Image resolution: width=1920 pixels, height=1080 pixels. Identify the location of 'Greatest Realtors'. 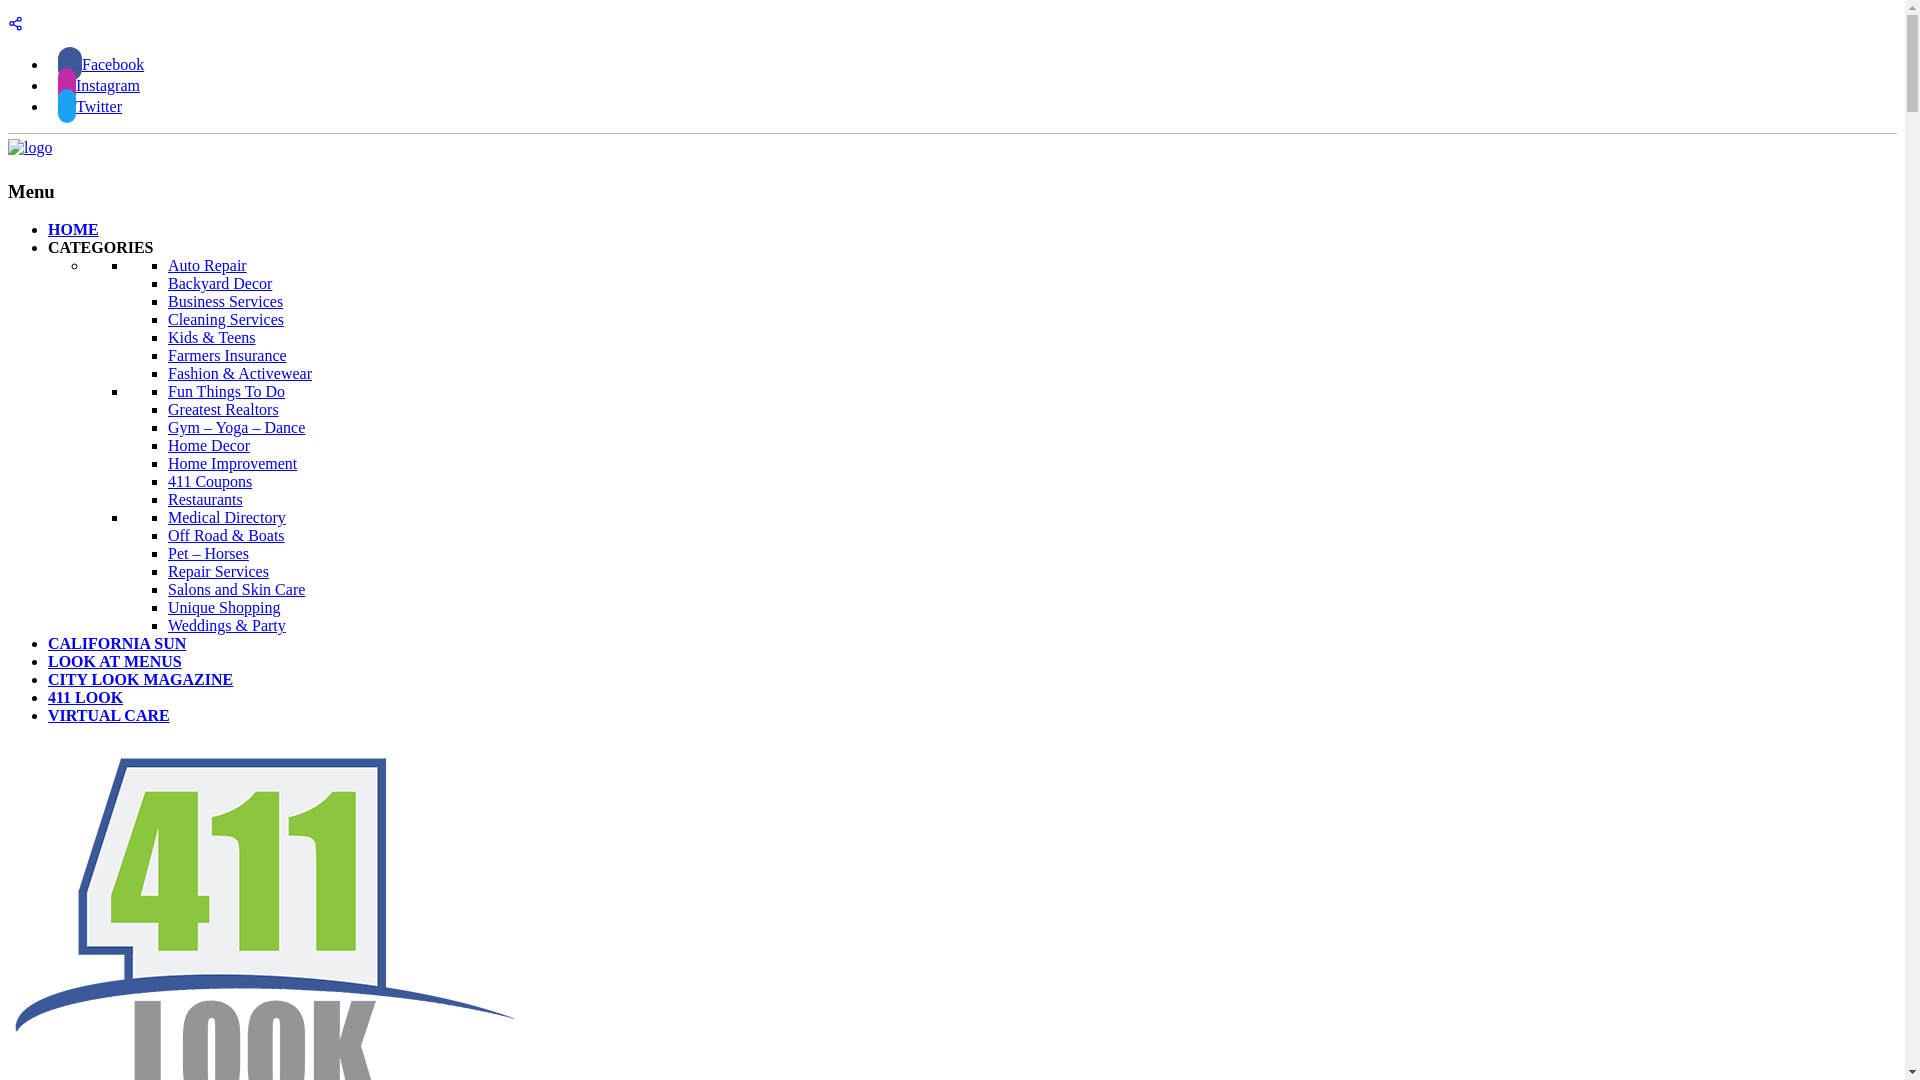
(168, 408).